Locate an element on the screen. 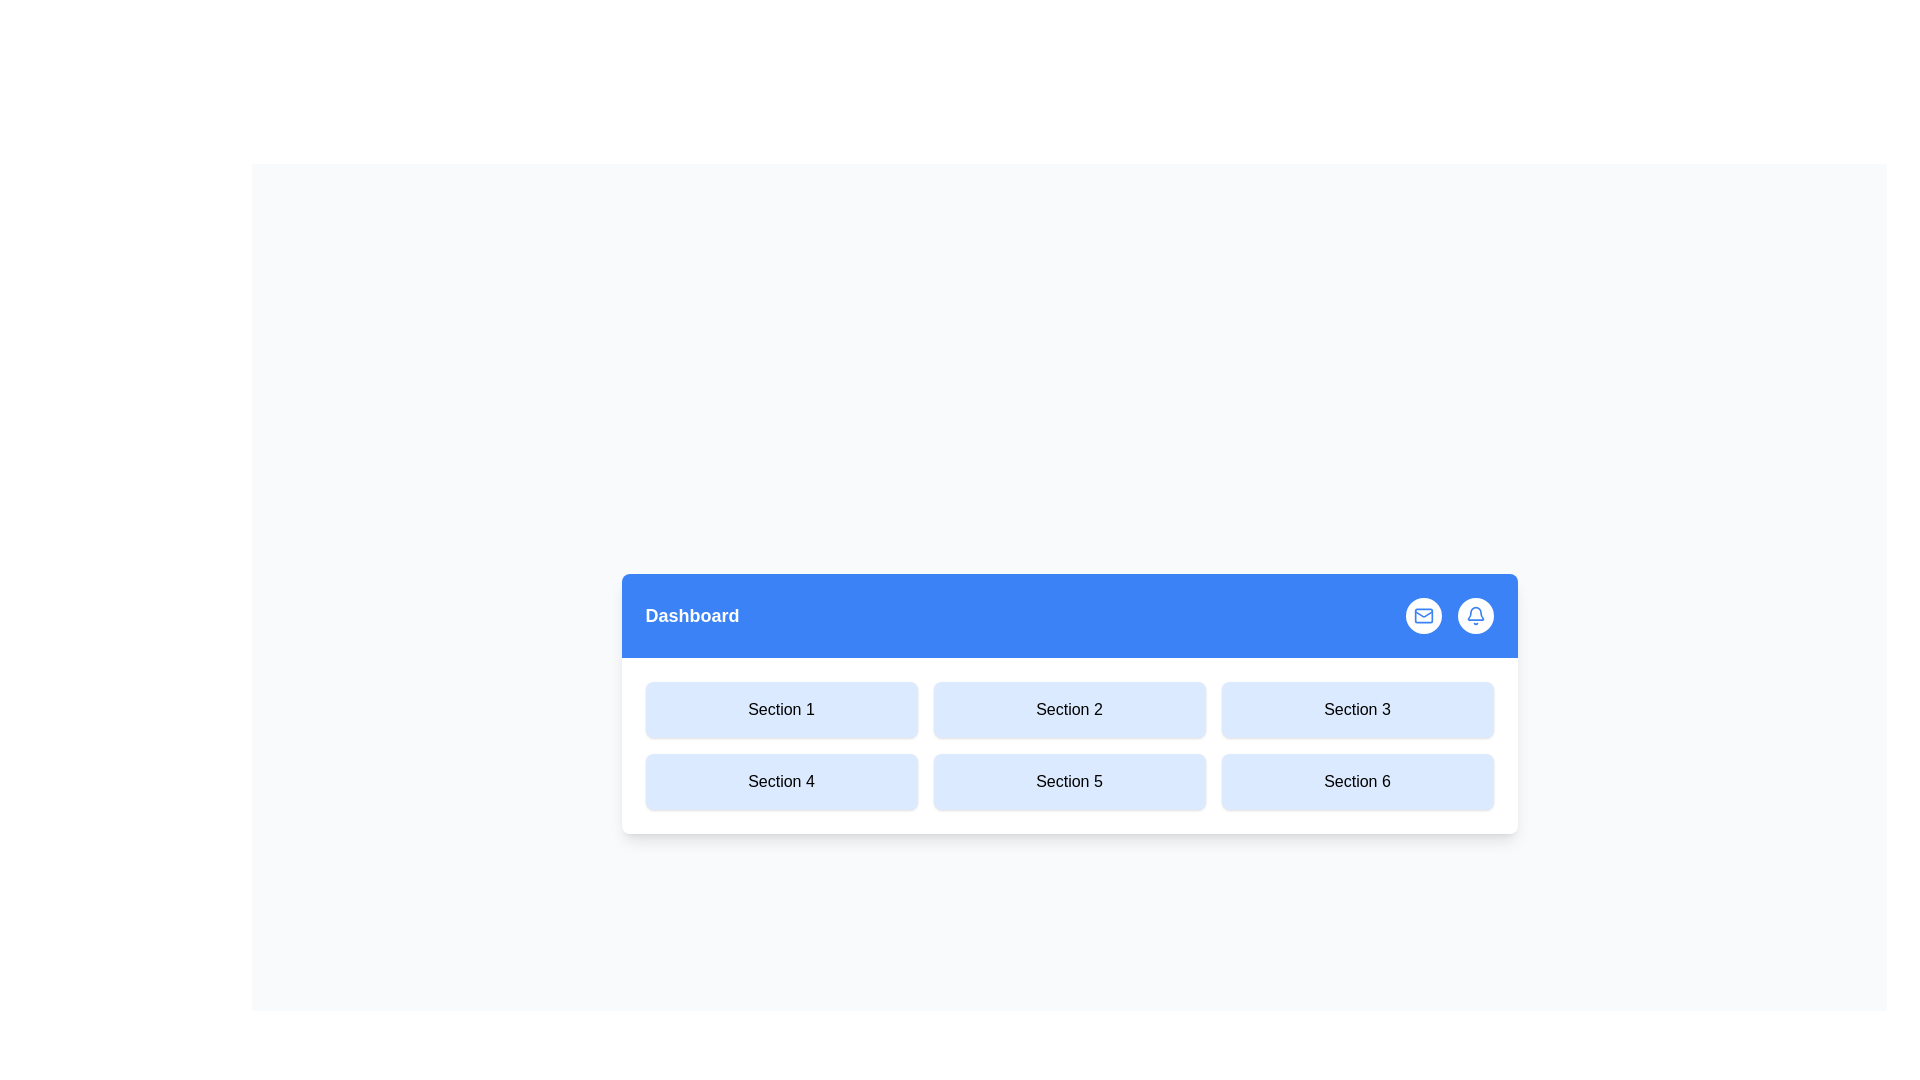 Image resolution: width=1920 pixels, height=1080 pixels. the circular white button with a blue border and a bell icon located at the top-right corner of the blue interface header is located at coordinates (1475, 615).